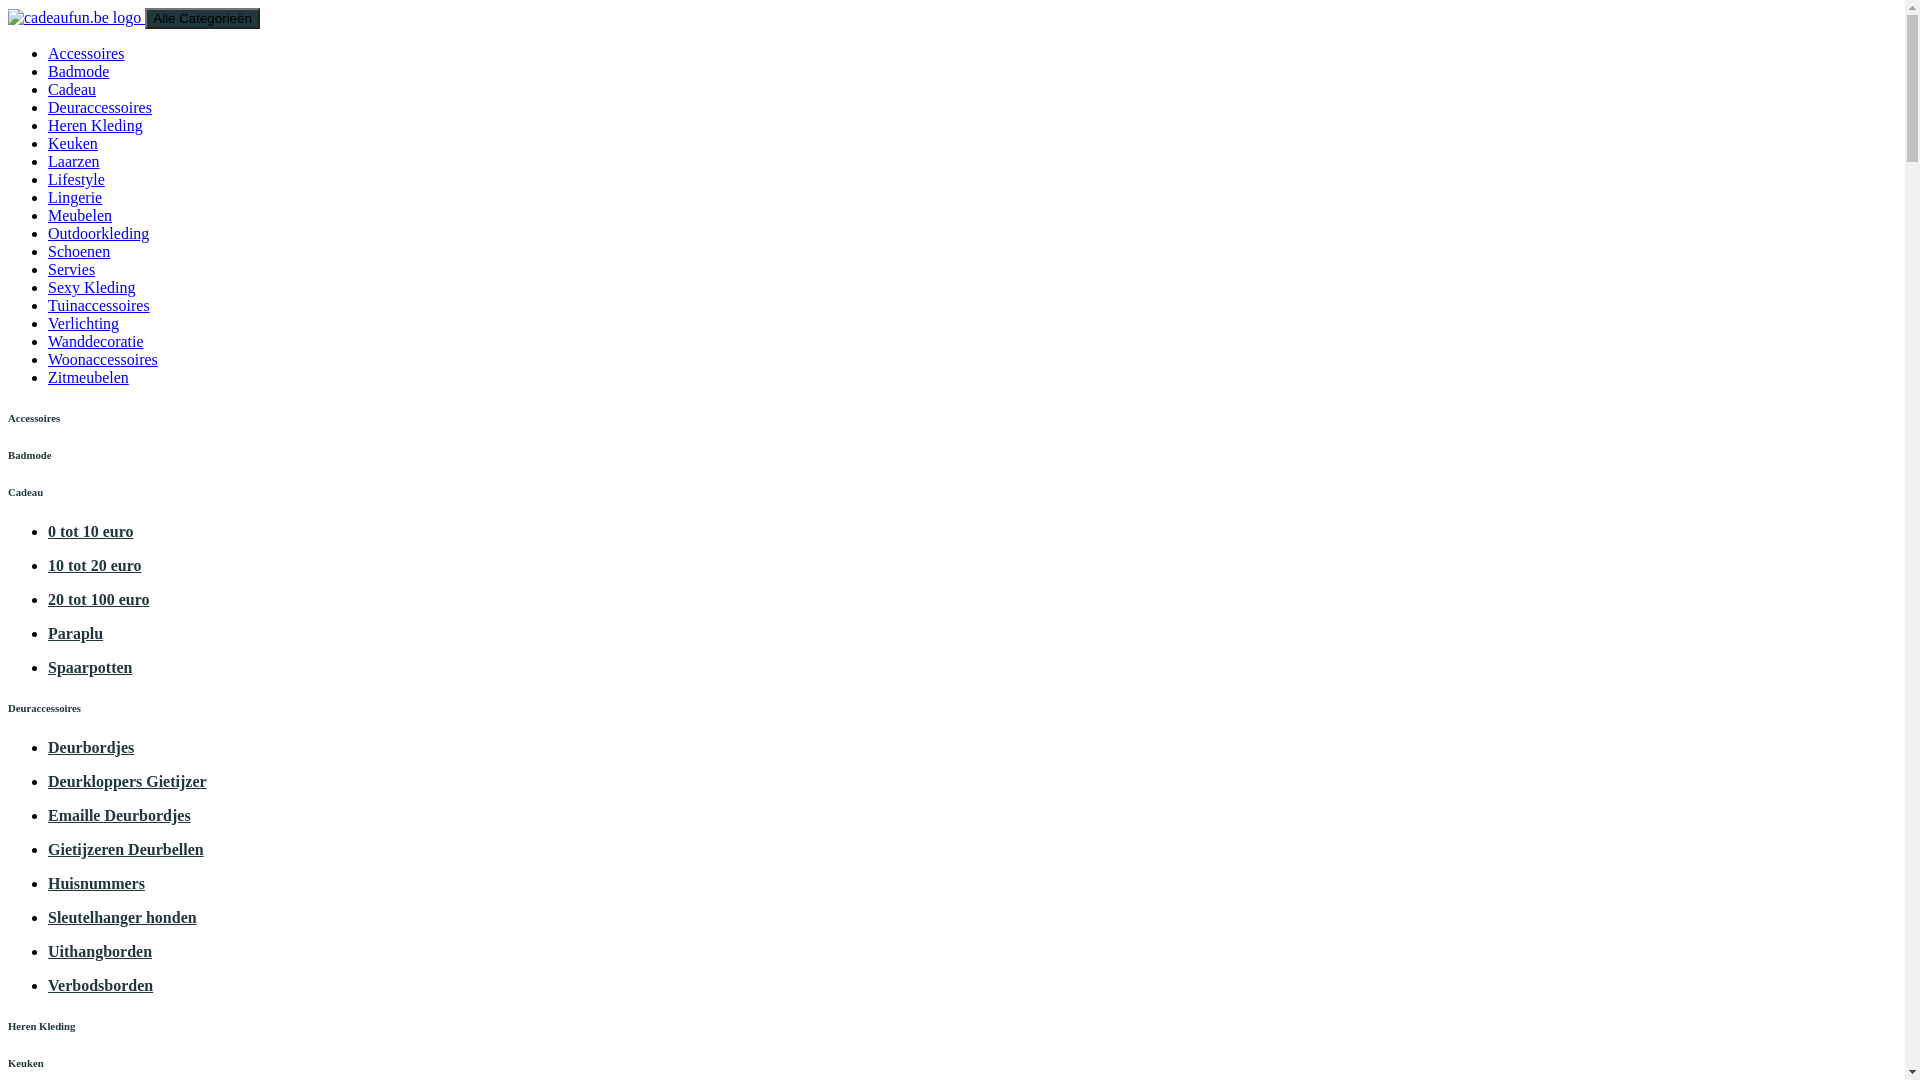 This screenshot has width=1920, height=1080. Describe the element at coordinates (82, 322) in the screenshot. I see `'Verlichting'` at that location.